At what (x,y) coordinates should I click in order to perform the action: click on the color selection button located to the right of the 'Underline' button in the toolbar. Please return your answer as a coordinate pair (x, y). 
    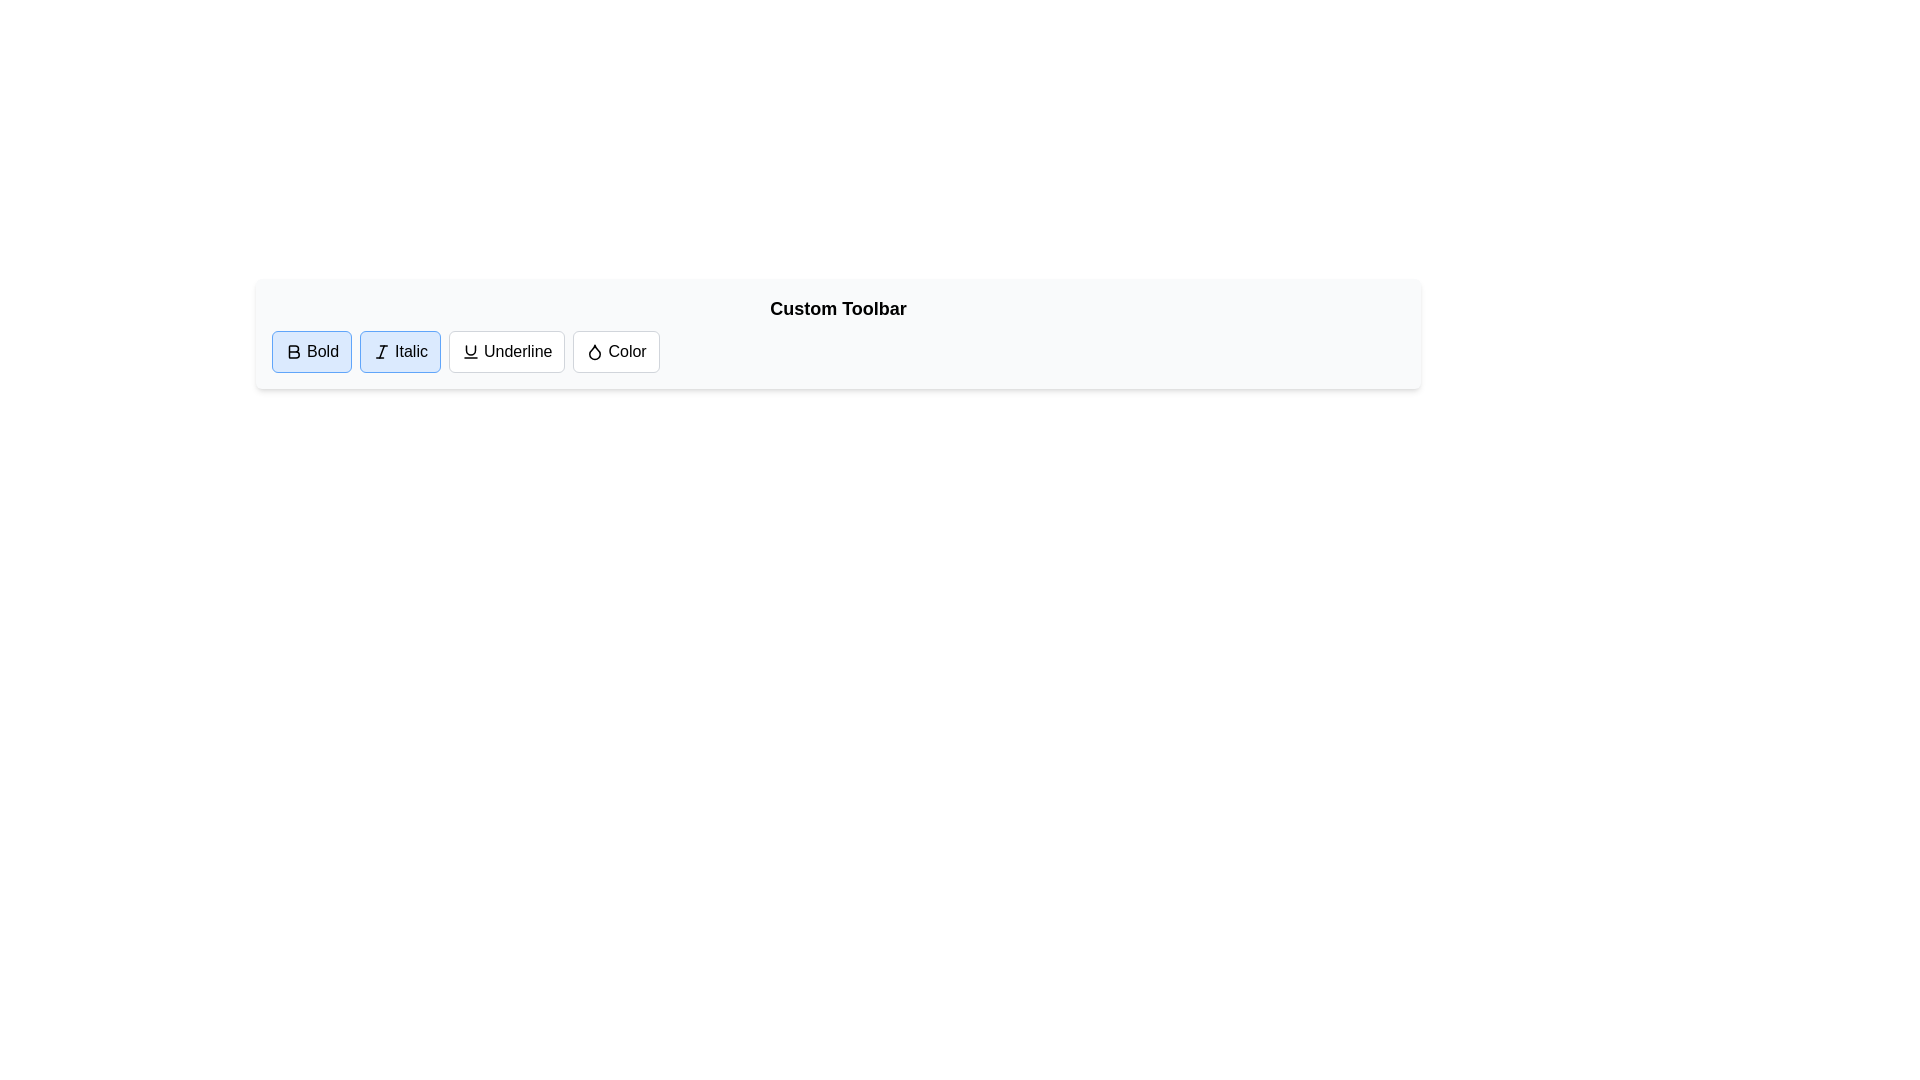
    Looking at the image, I should click on (615, 350).